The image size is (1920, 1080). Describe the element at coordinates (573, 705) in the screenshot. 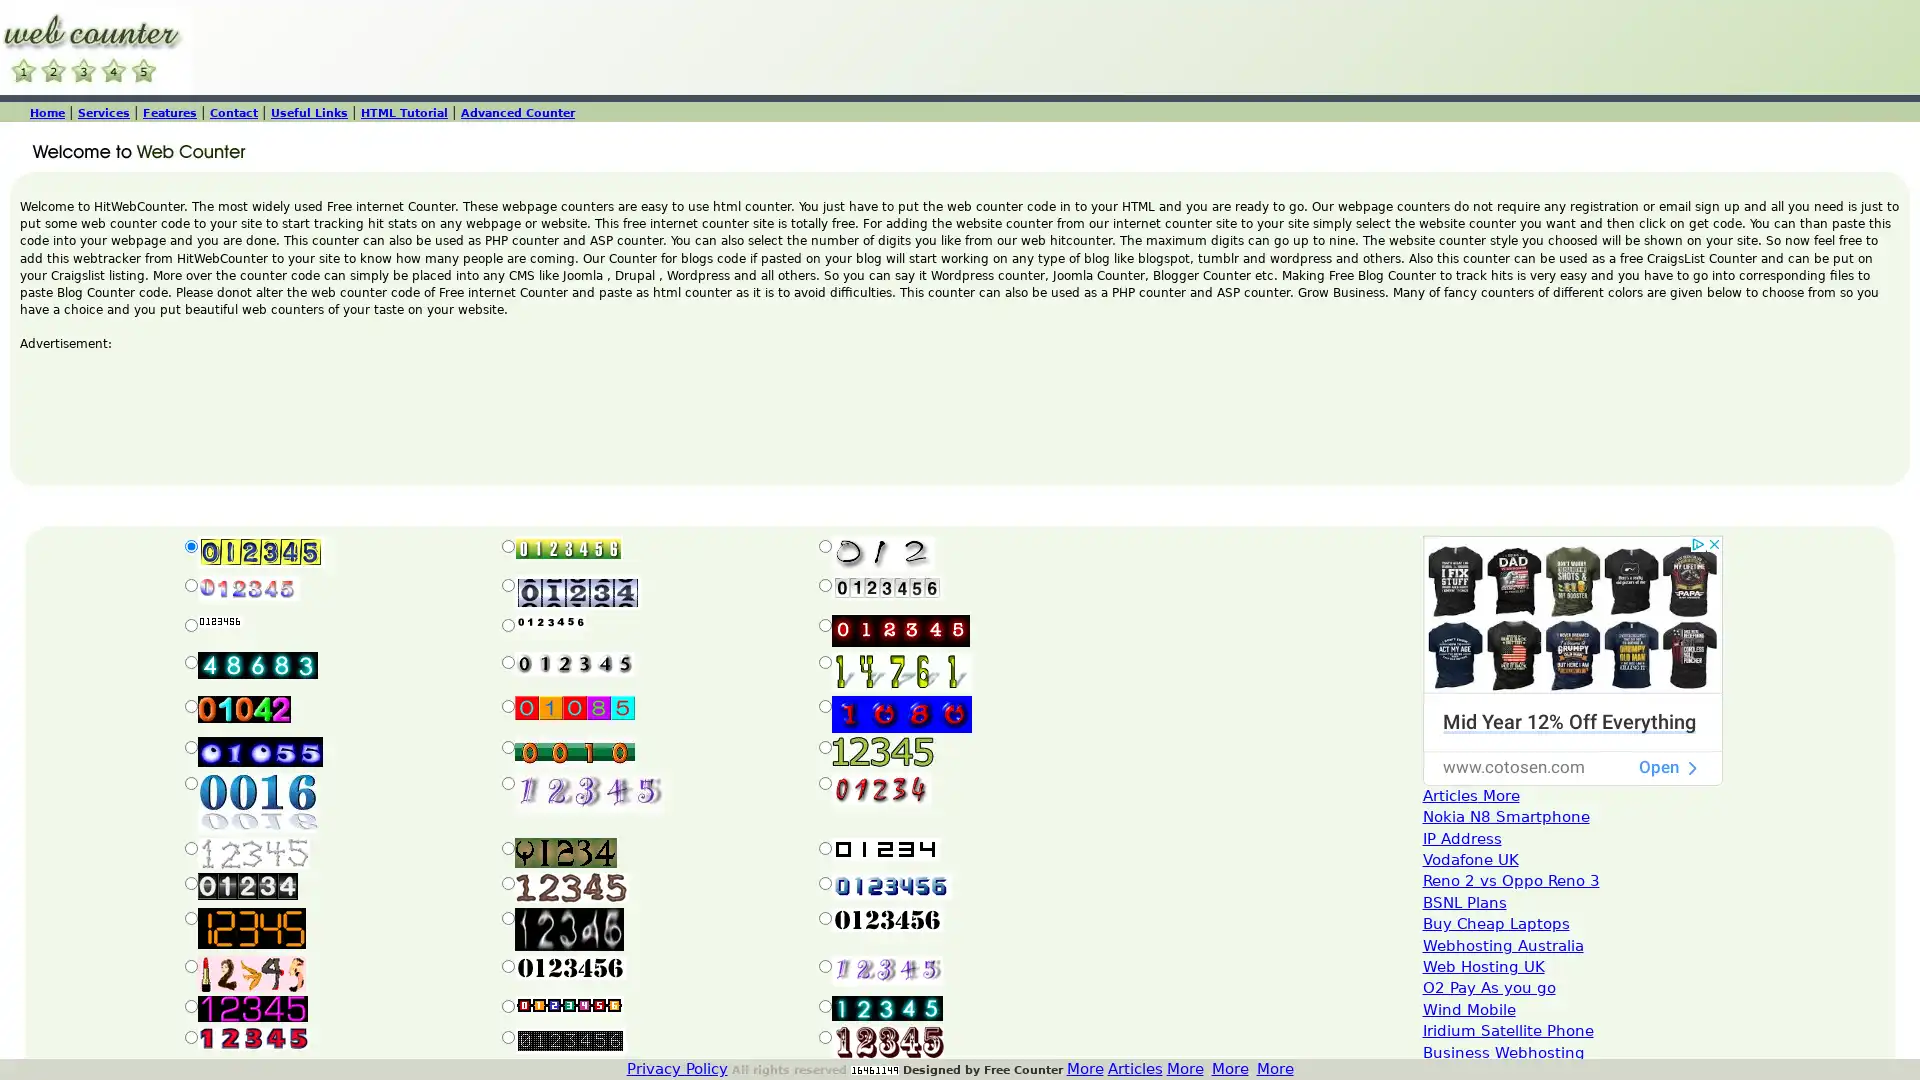

I see `Submit` at that location.